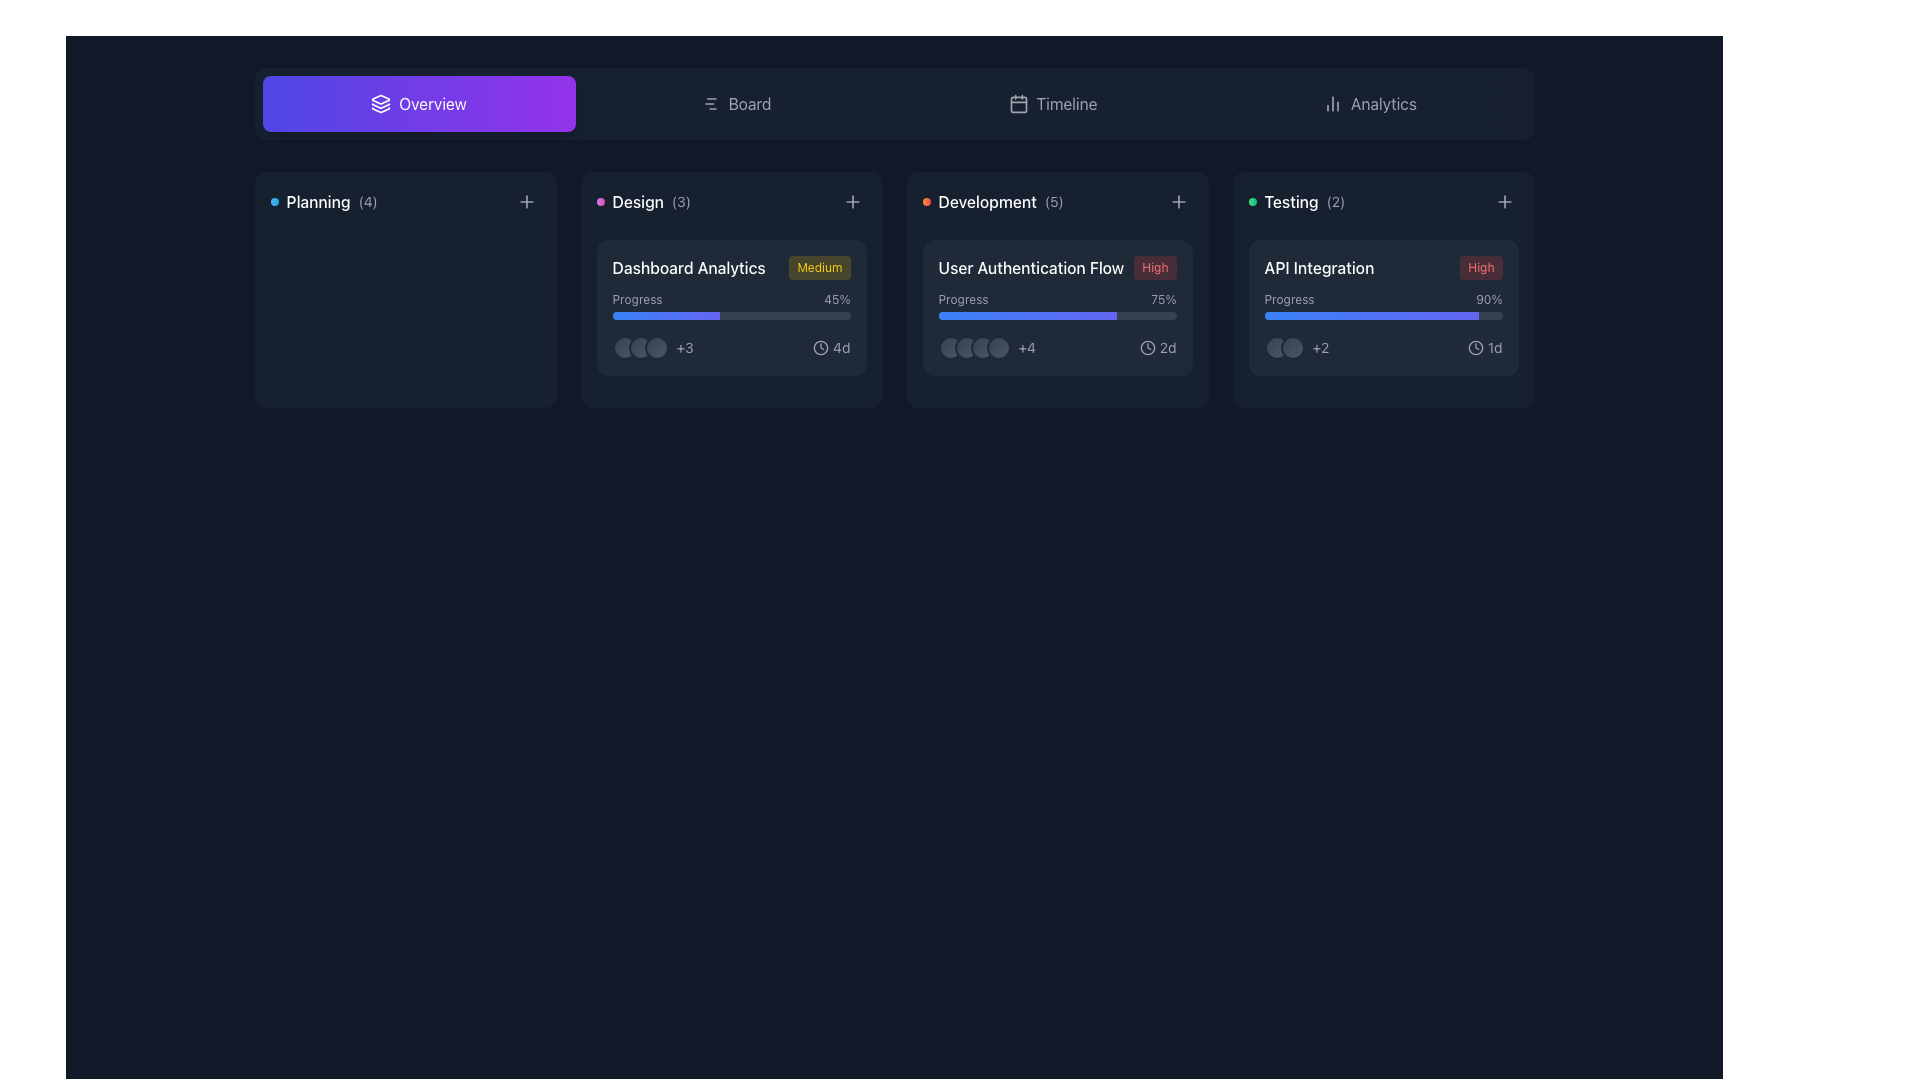 The image size is (1920, 1080). I want to click on the label that displays 'API Integration' with a red badge 'High', which is positioned at the top of the fourth column under the 'Testing' section, so click(1382, 266).